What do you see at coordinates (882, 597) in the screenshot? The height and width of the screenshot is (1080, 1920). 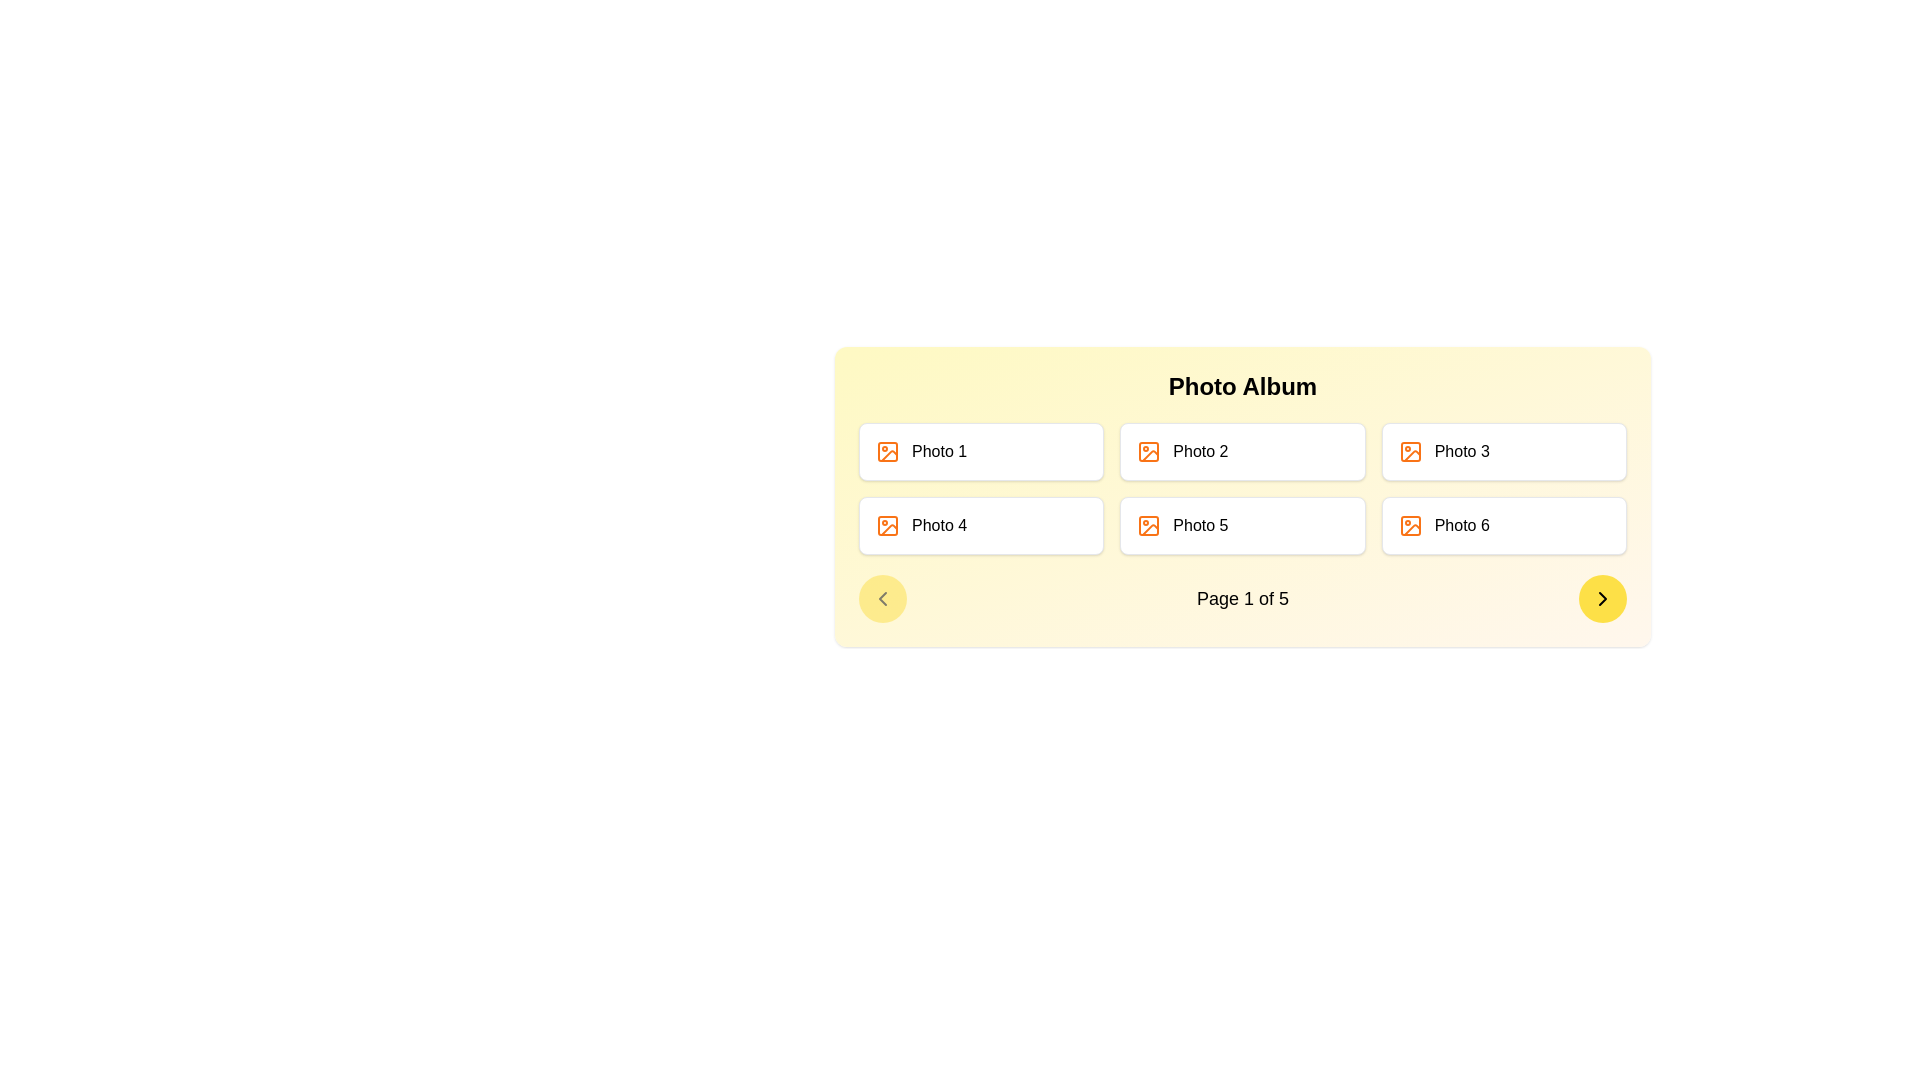 I see `the leftmost button in the horizontal navigation bar beneath the photo gallery` at bounding box center [882, 597].